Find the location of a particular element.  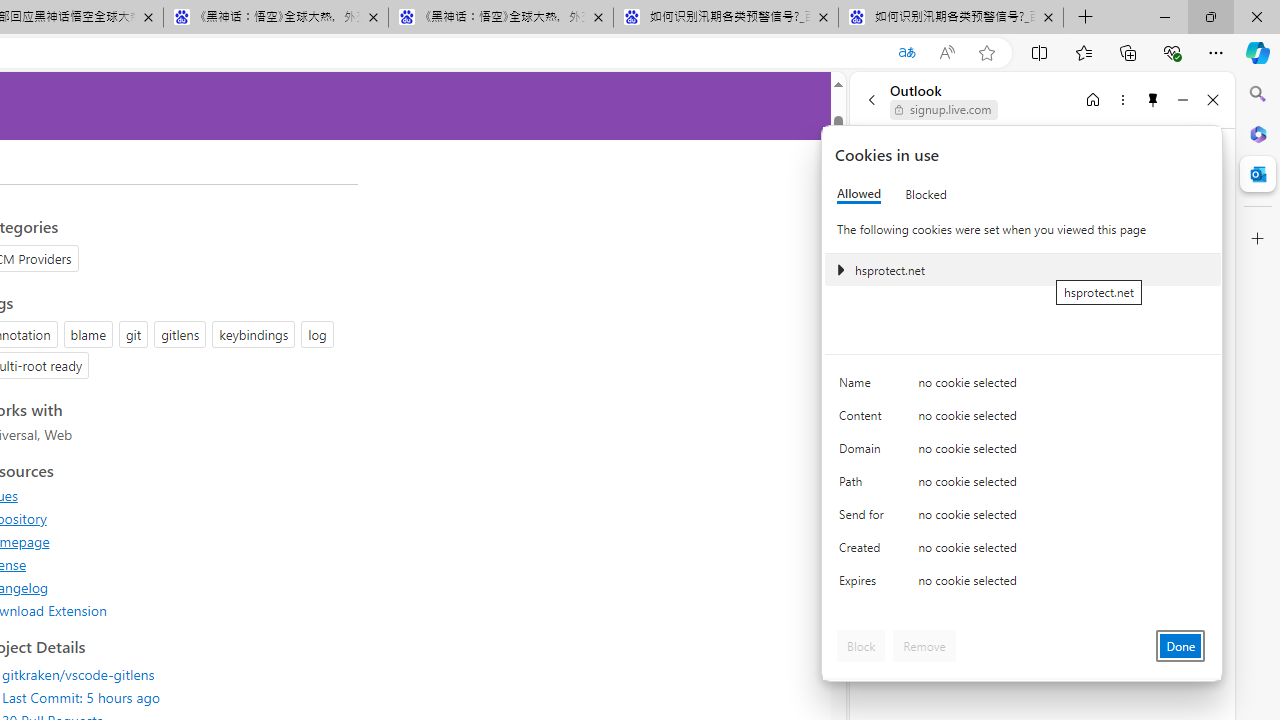

'Block' is located at coordinates (861, 645).